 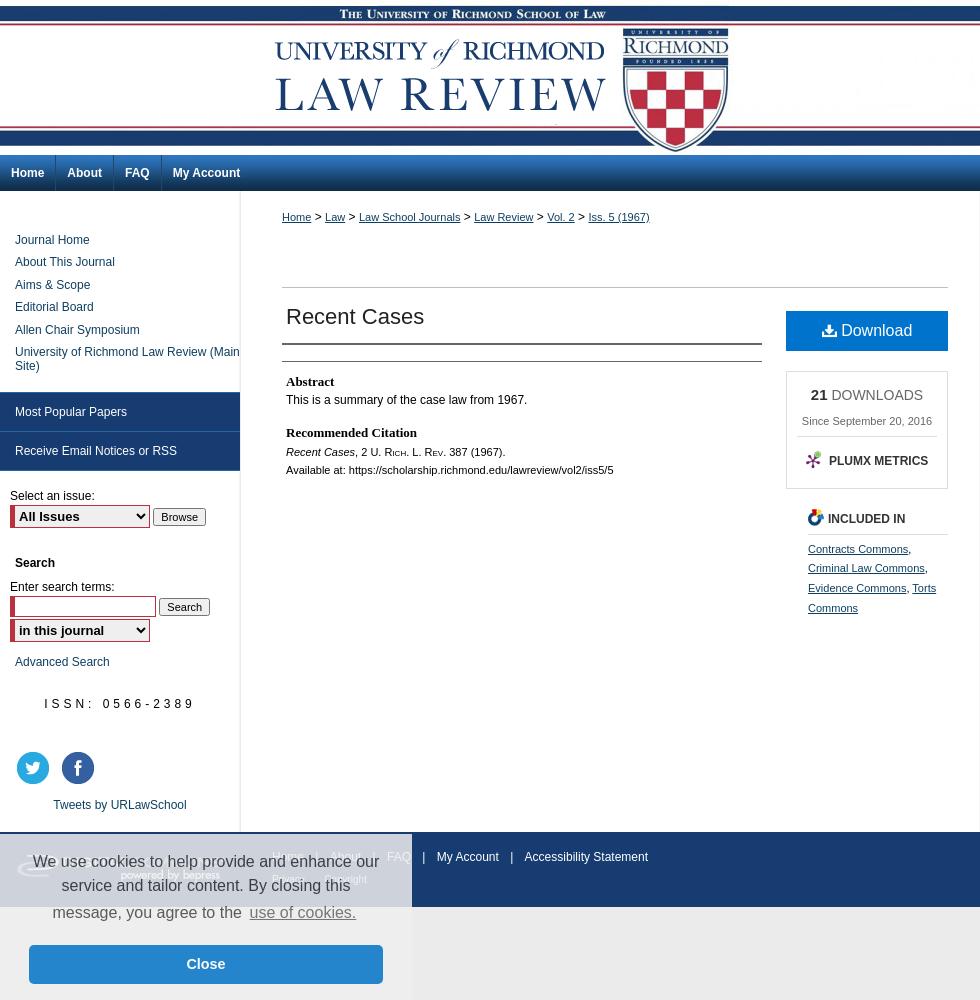 I want to click on 'Close', so click(x=205, y=963).